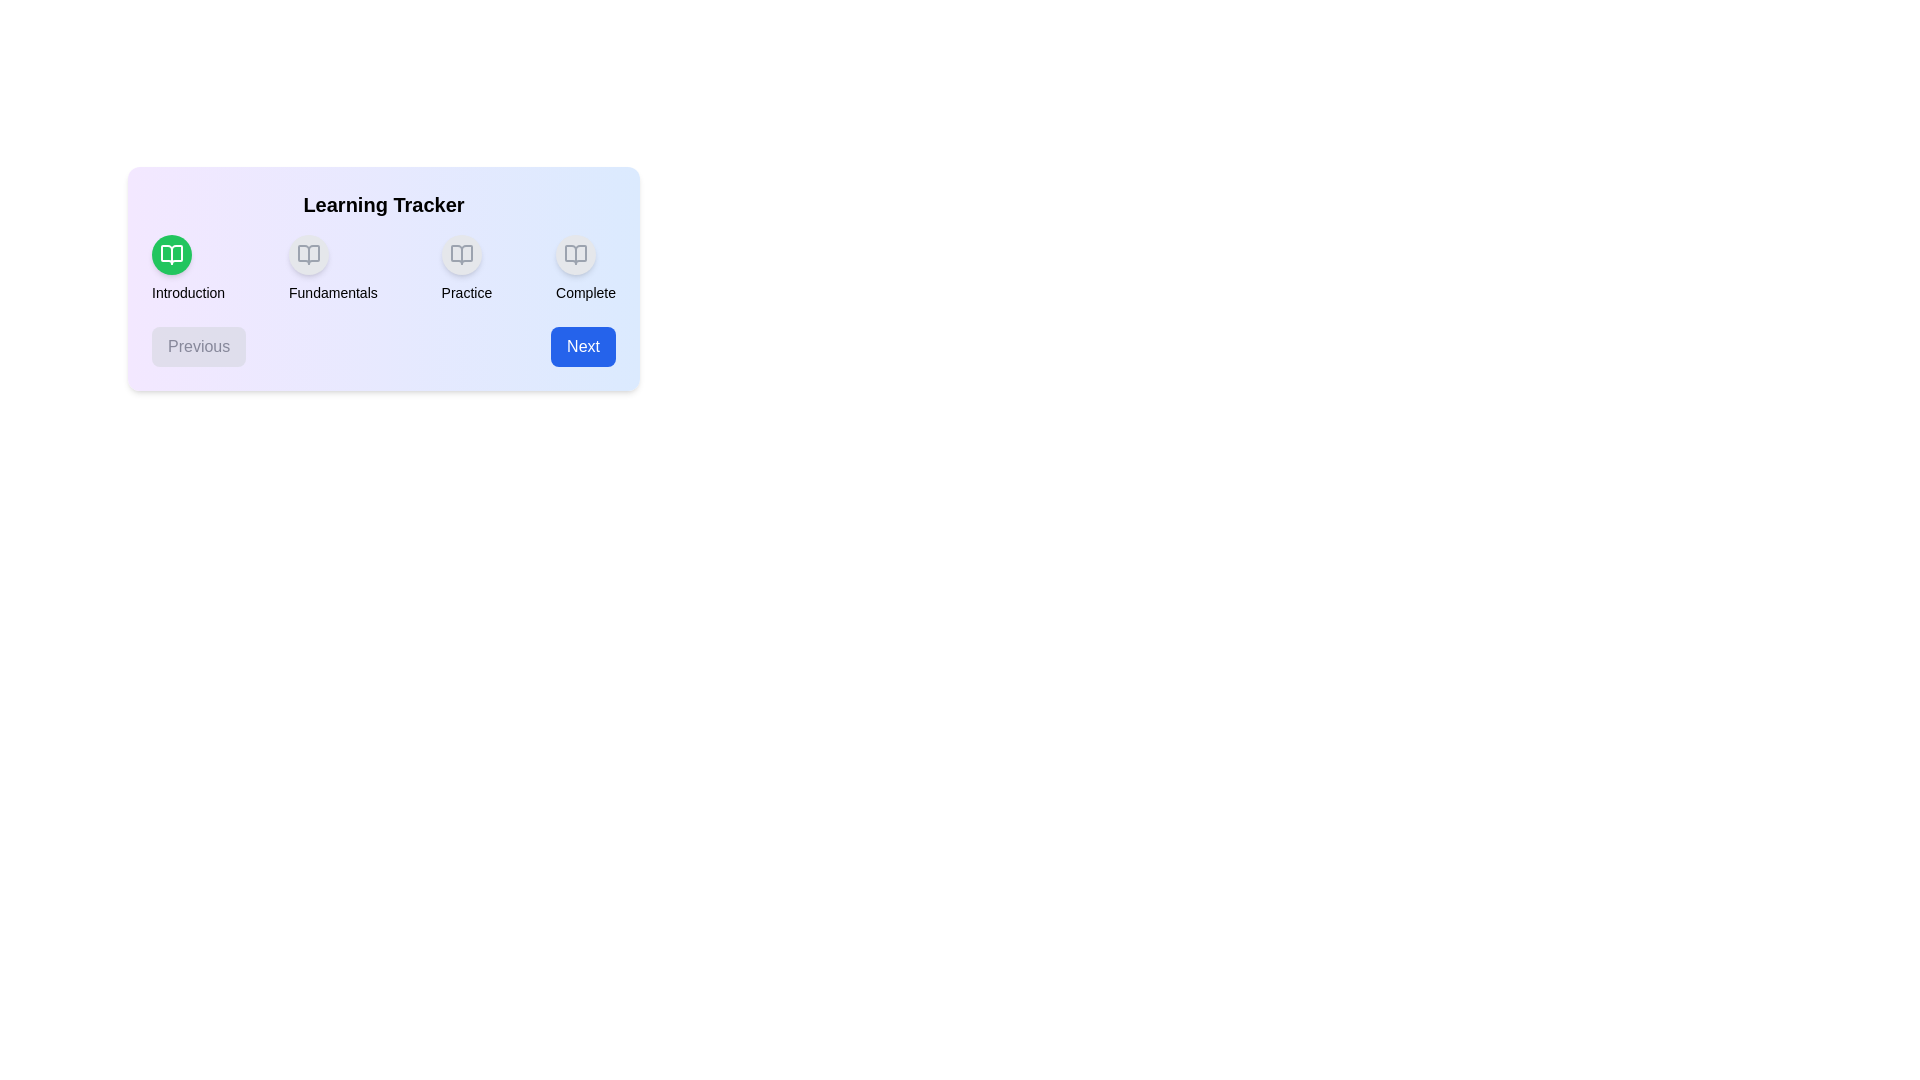 This screenshot has height=1080, width=1920. I want to click on the 'Complete' icon in the 'Learning Tracker' section, which is the fourth item in a horizontal sequence of icons, so click(575, 253).